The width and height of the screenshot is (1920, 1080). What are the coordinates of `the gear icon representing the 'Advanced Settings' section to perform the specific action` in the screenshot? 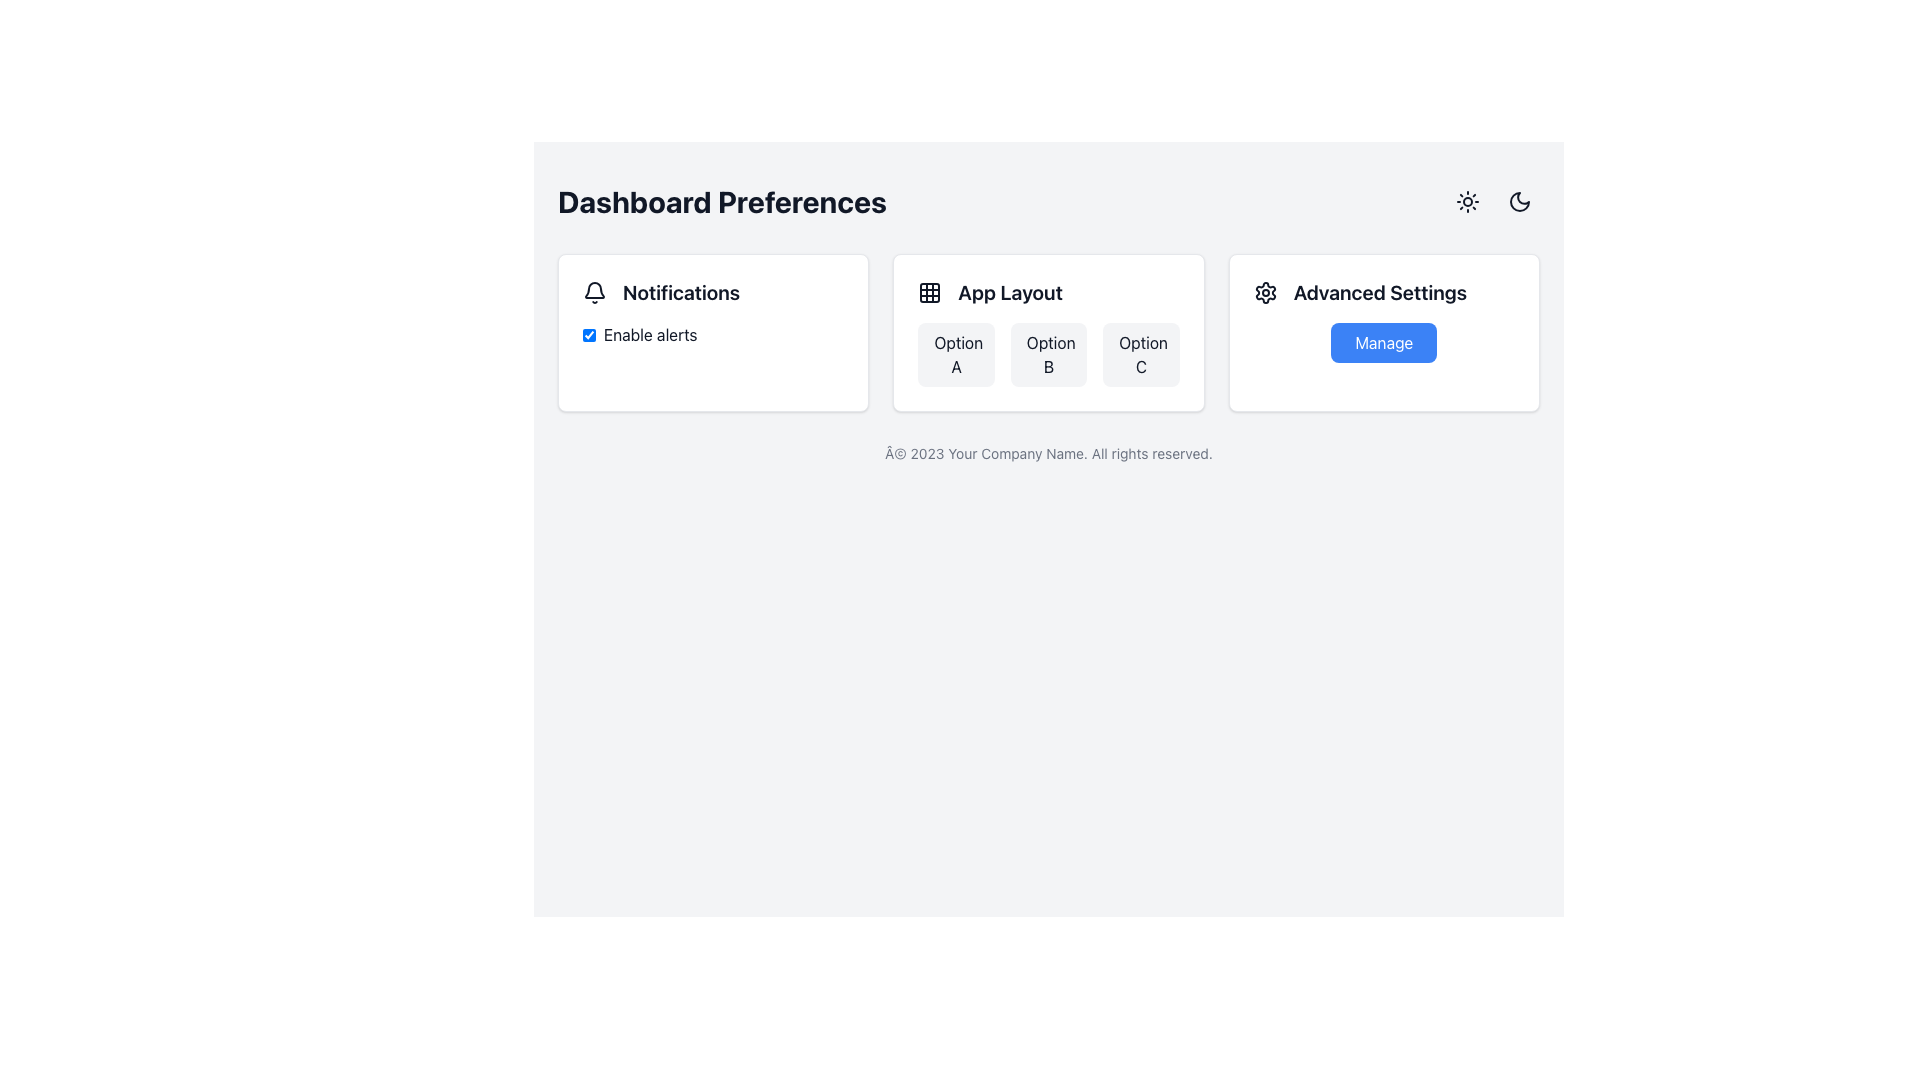 It's located at (1264, 293).